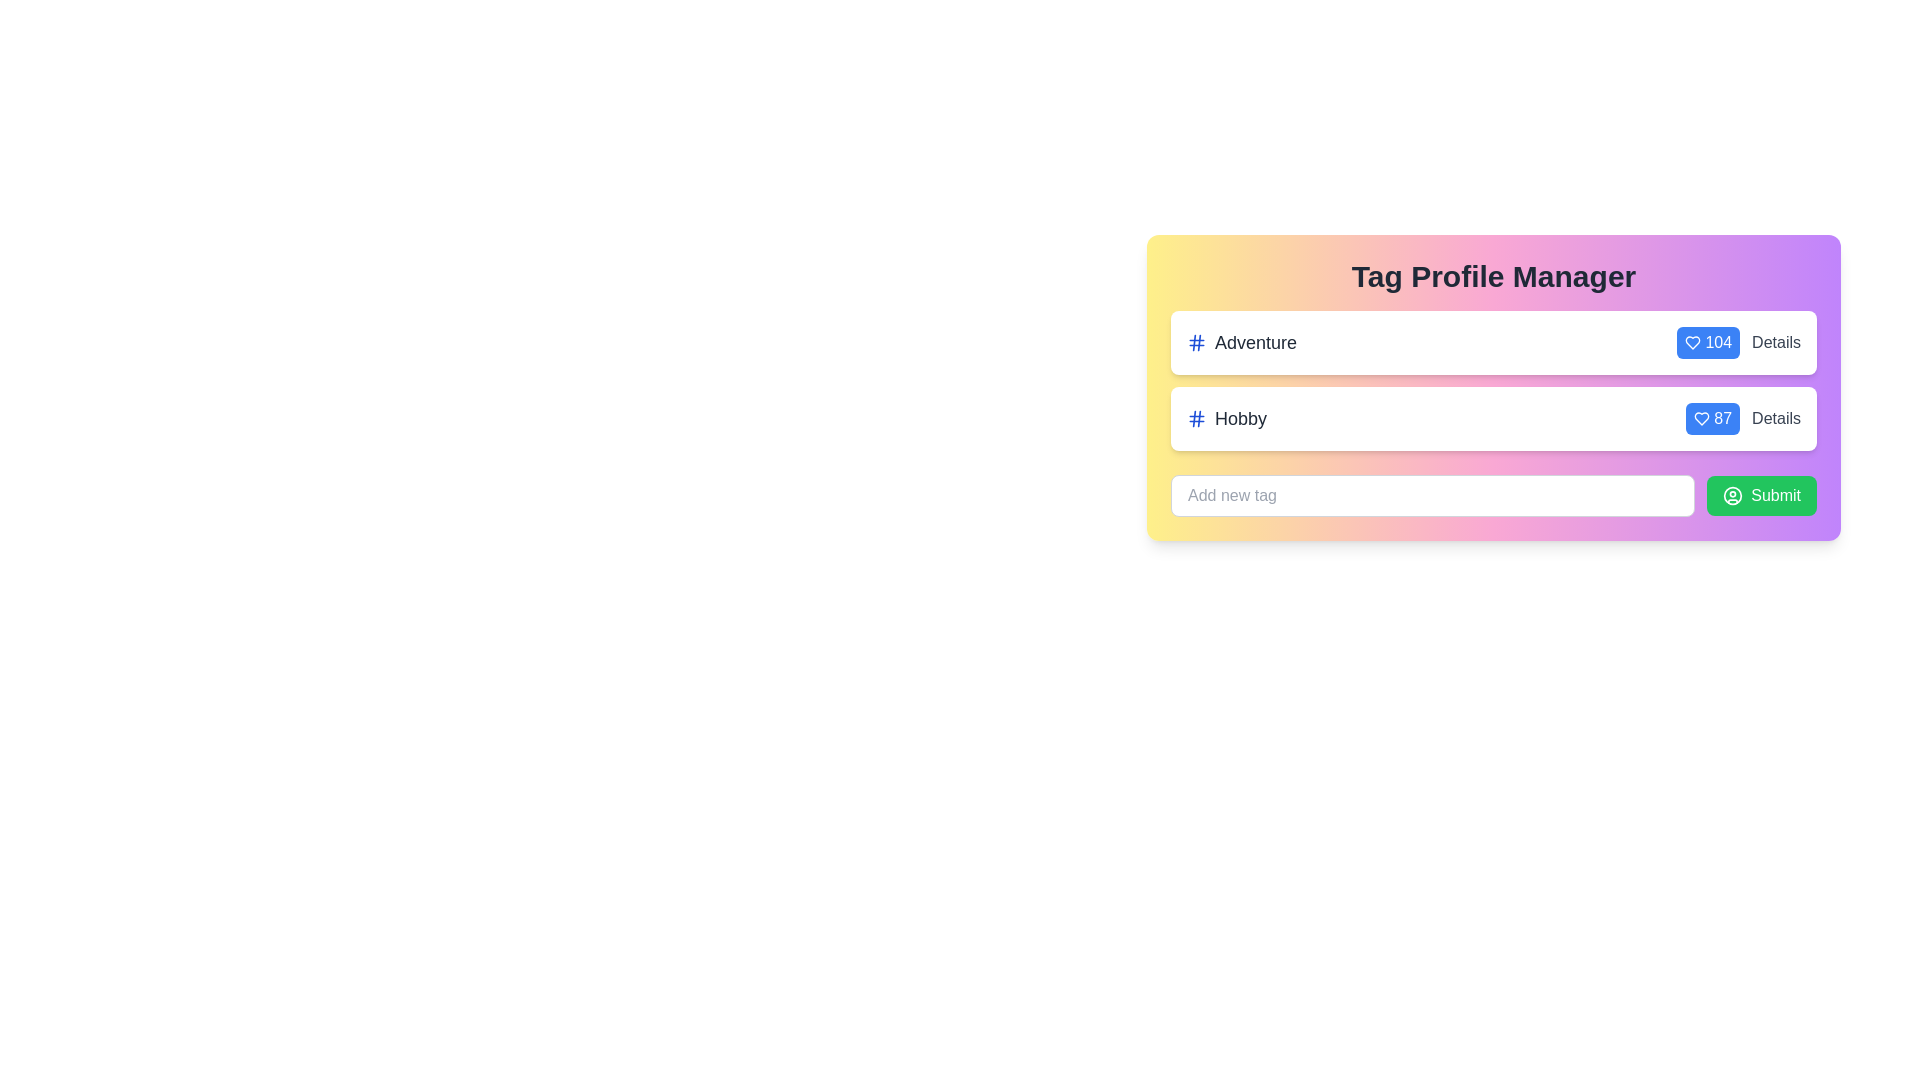 The width and height of the screenshot is (1920, 1080). Describe the element at coordinates (1493, 418) in the screenshot. I see `the List item labeled 'Hobby' in the tag management interface, which is the second item in the vertical list directly below 'Adventure' with a blue '104' badge` at that location.